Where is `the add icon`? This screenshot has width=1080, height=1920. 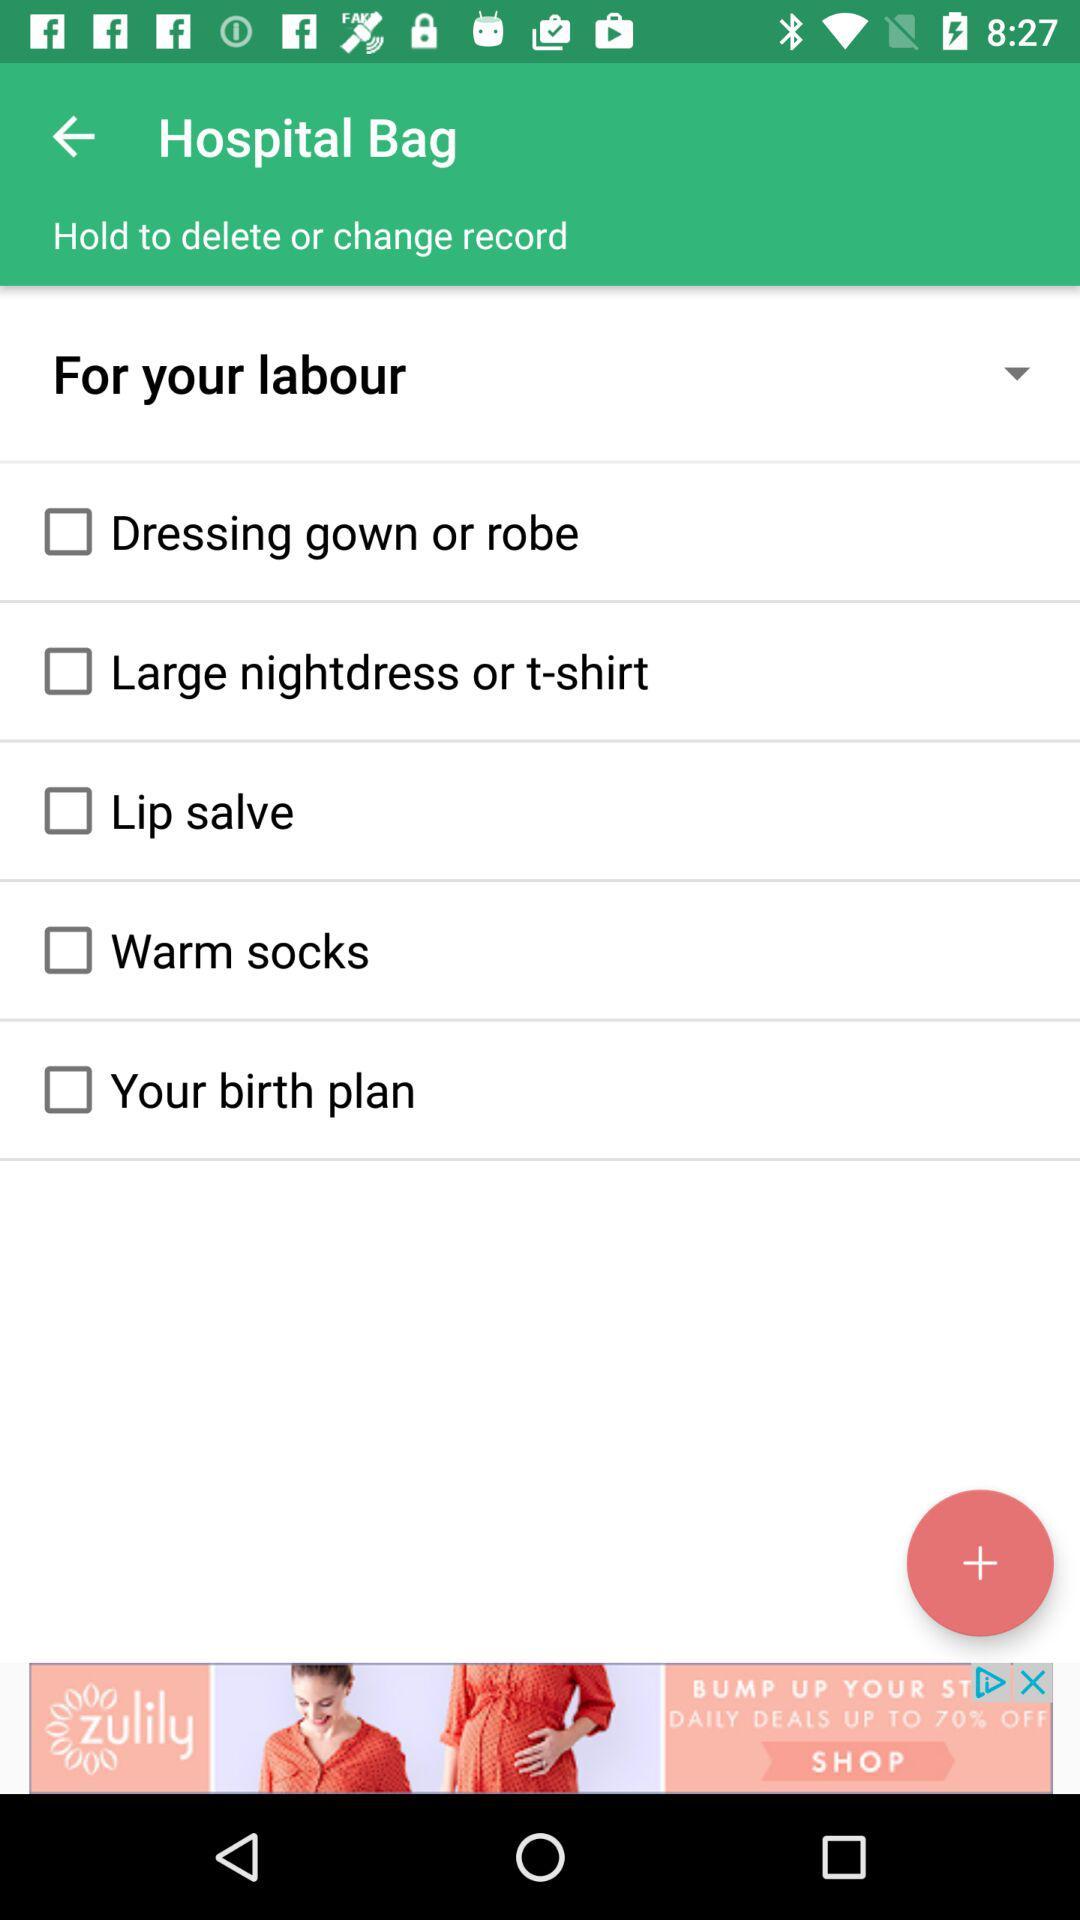
the add icon is located at coordinates (979, 1562).